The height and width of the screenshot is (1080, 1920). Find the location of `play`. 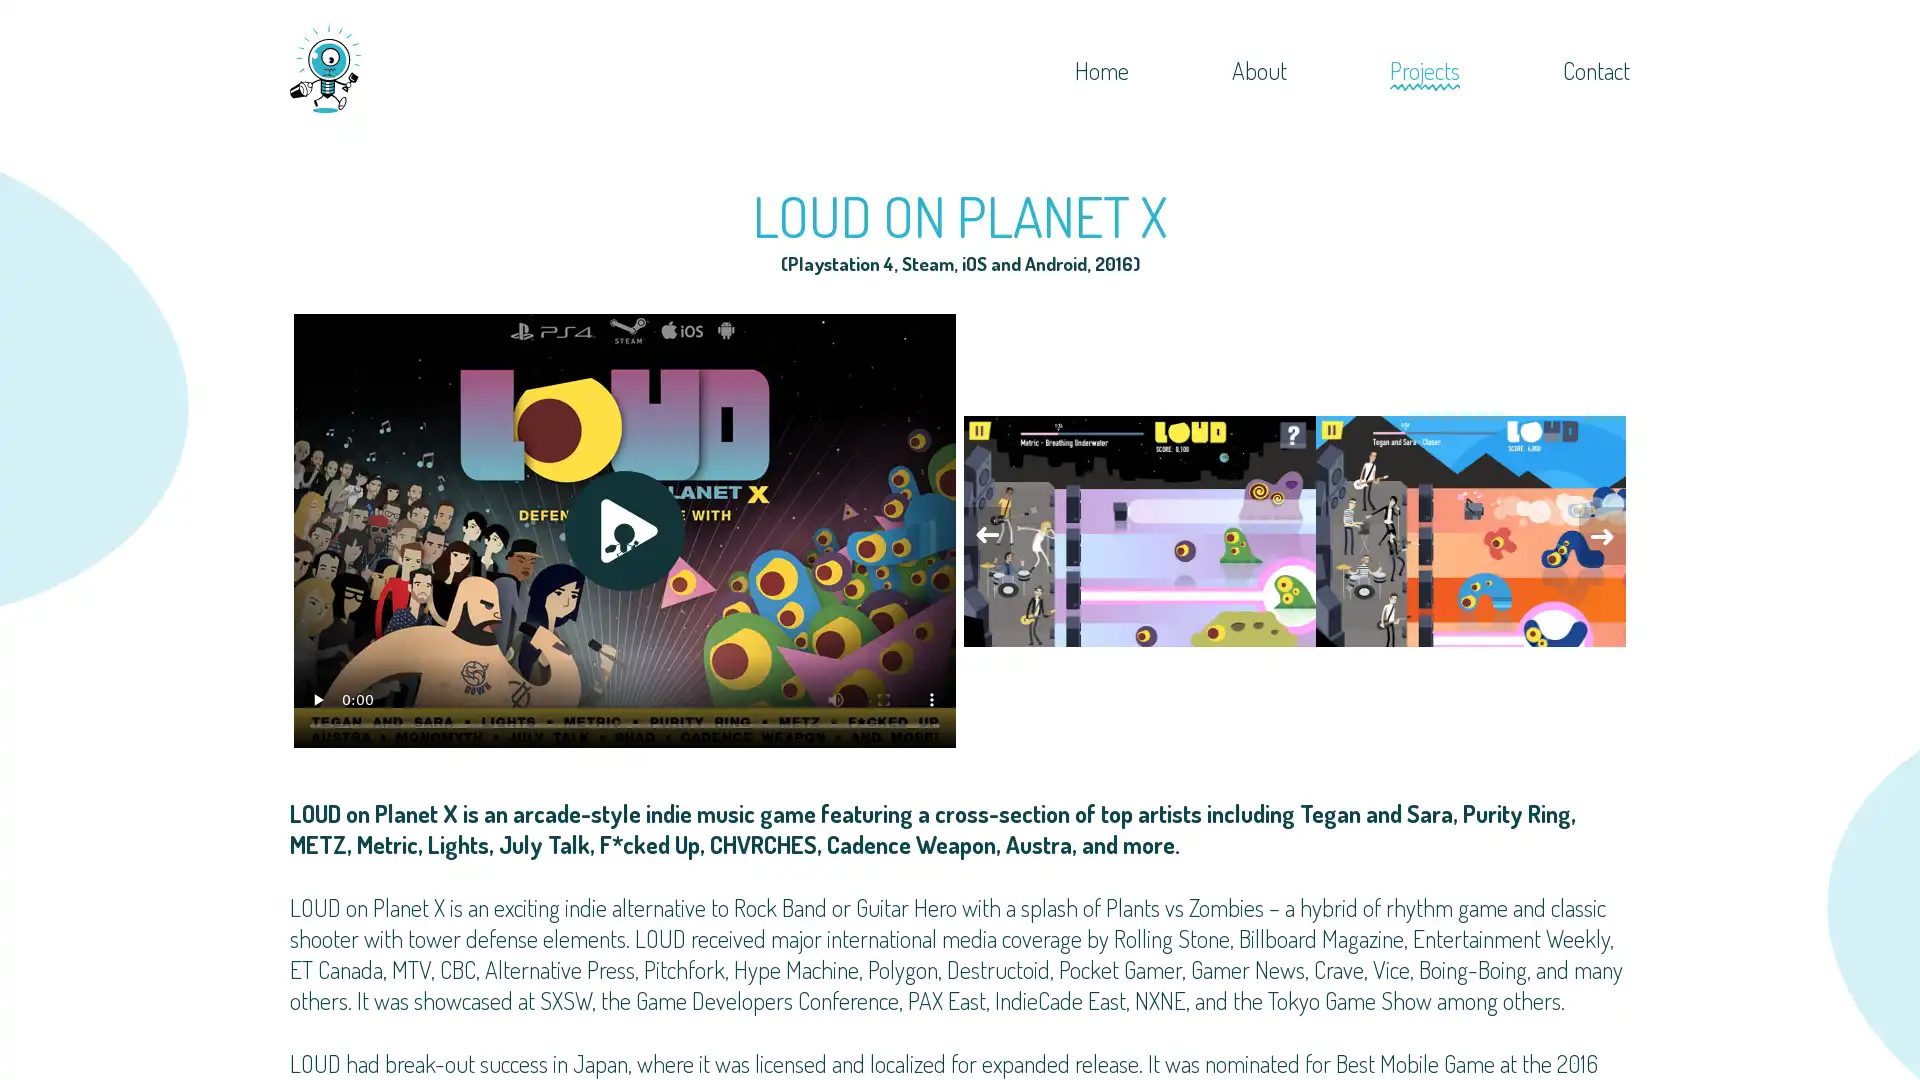

play is located at coordinates (316, 698).